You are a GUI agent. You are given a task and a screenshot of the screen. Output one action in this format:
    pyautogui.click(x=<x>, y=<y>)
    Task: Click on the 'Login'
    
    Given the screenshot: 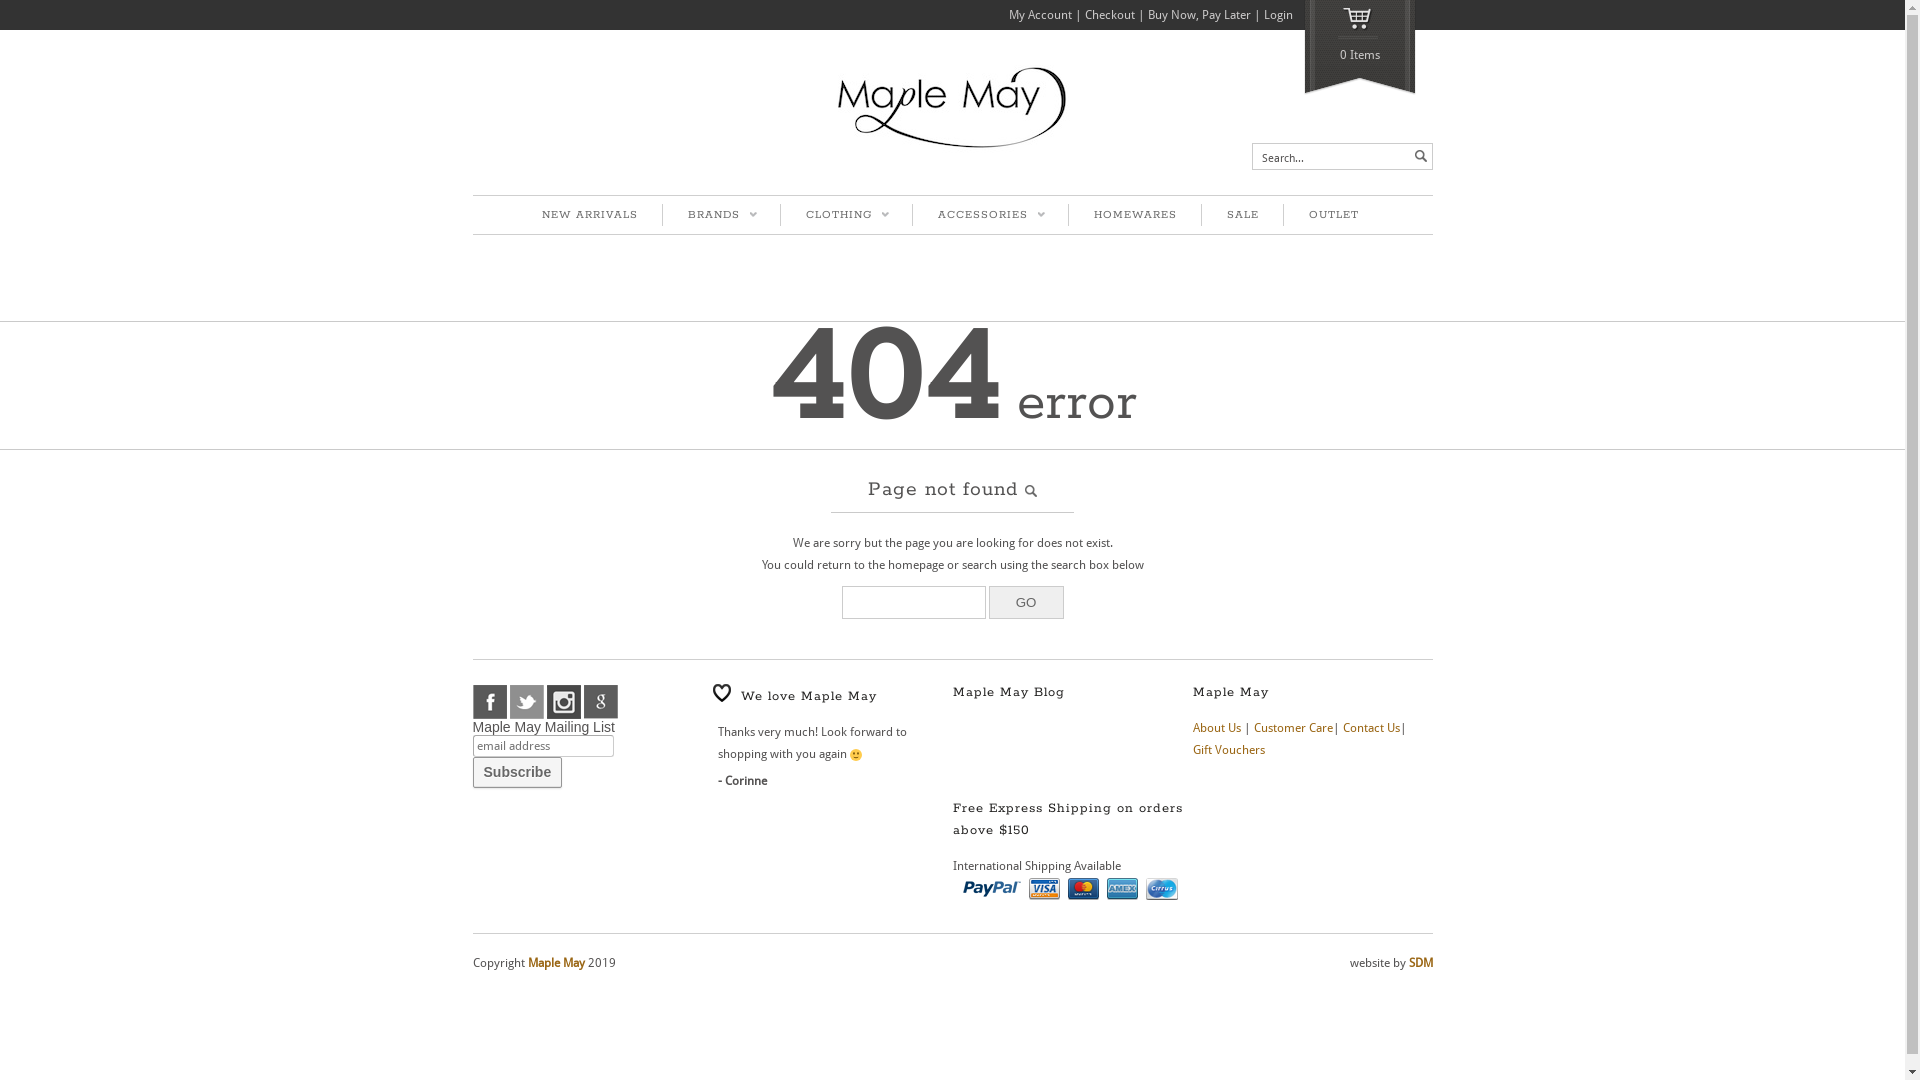 What is the action you would take?
    pyautogui.click(x=1277, y=15)
    